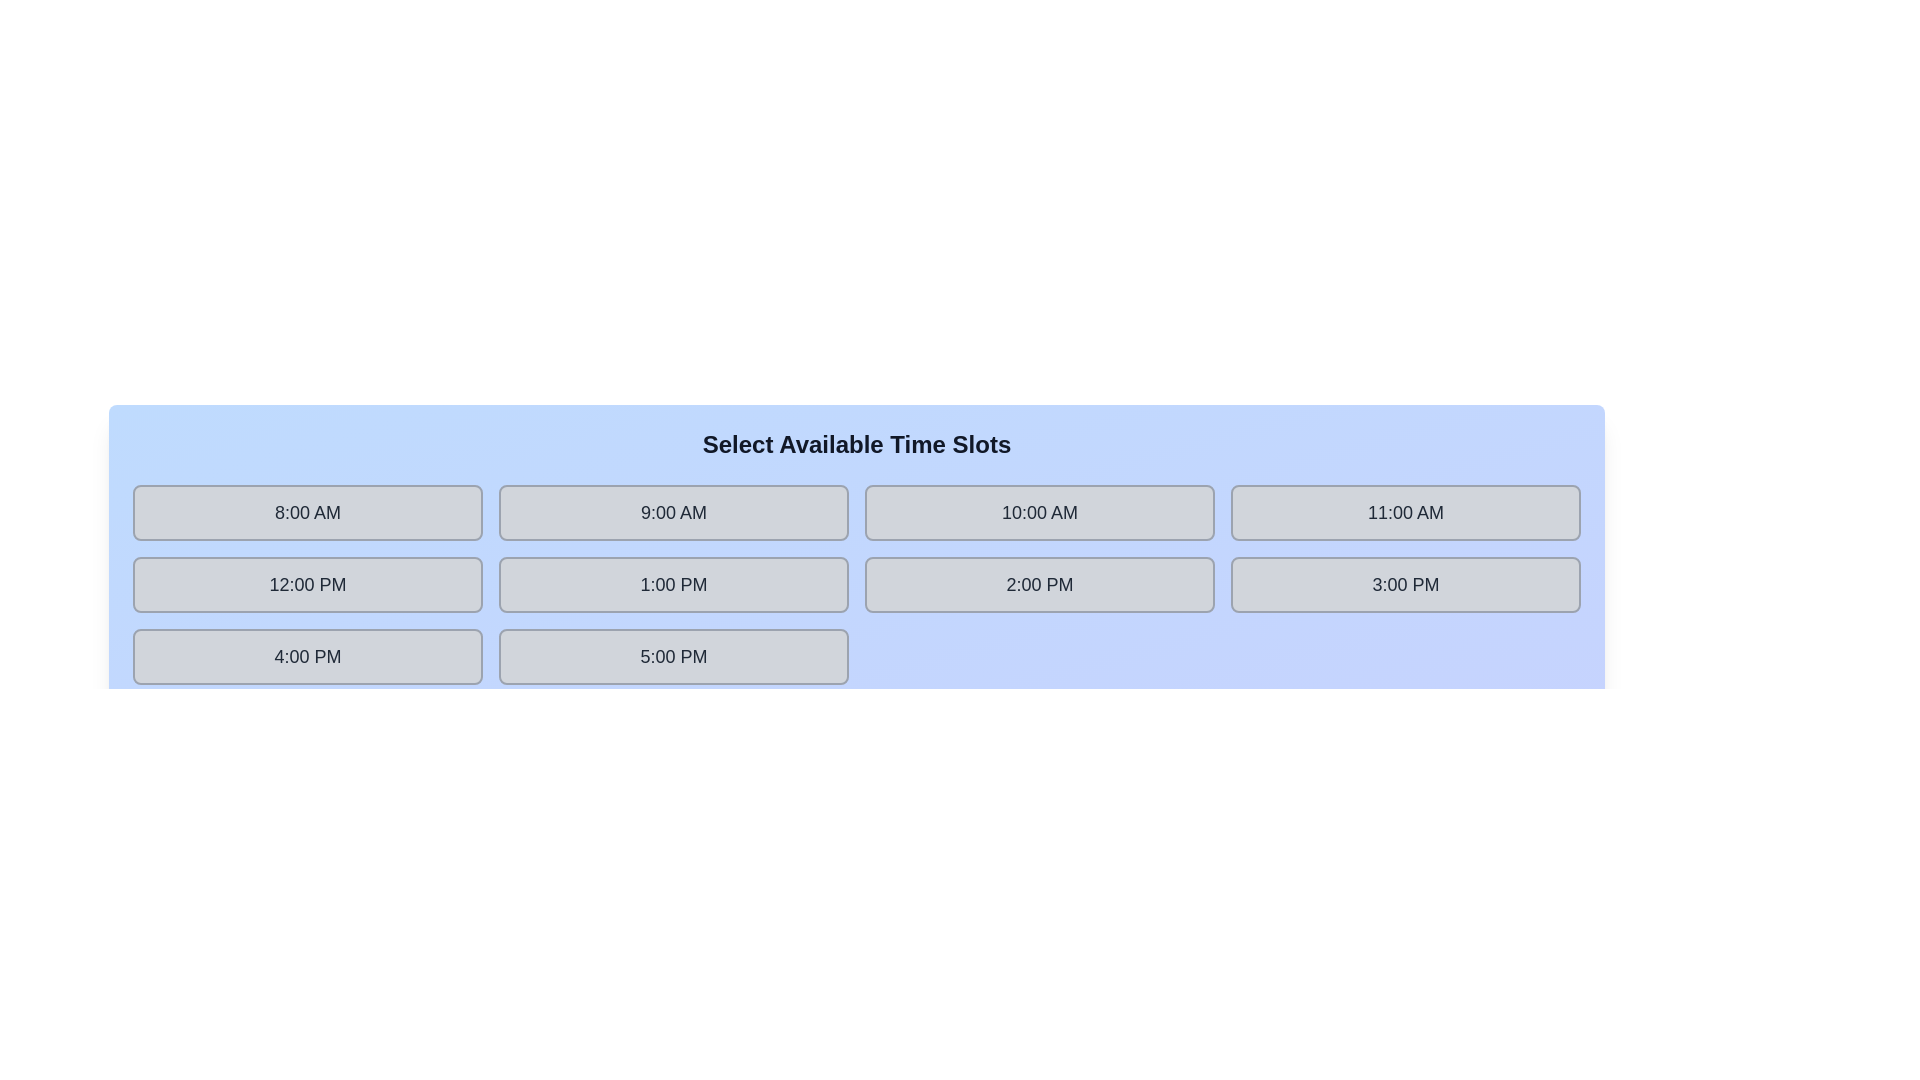 This screenshot has width=1920, height=1080. Describe the element at coordinates (1040, 512) in the screenshot. I see `the time slot labeled 10:00 AM` at that location.